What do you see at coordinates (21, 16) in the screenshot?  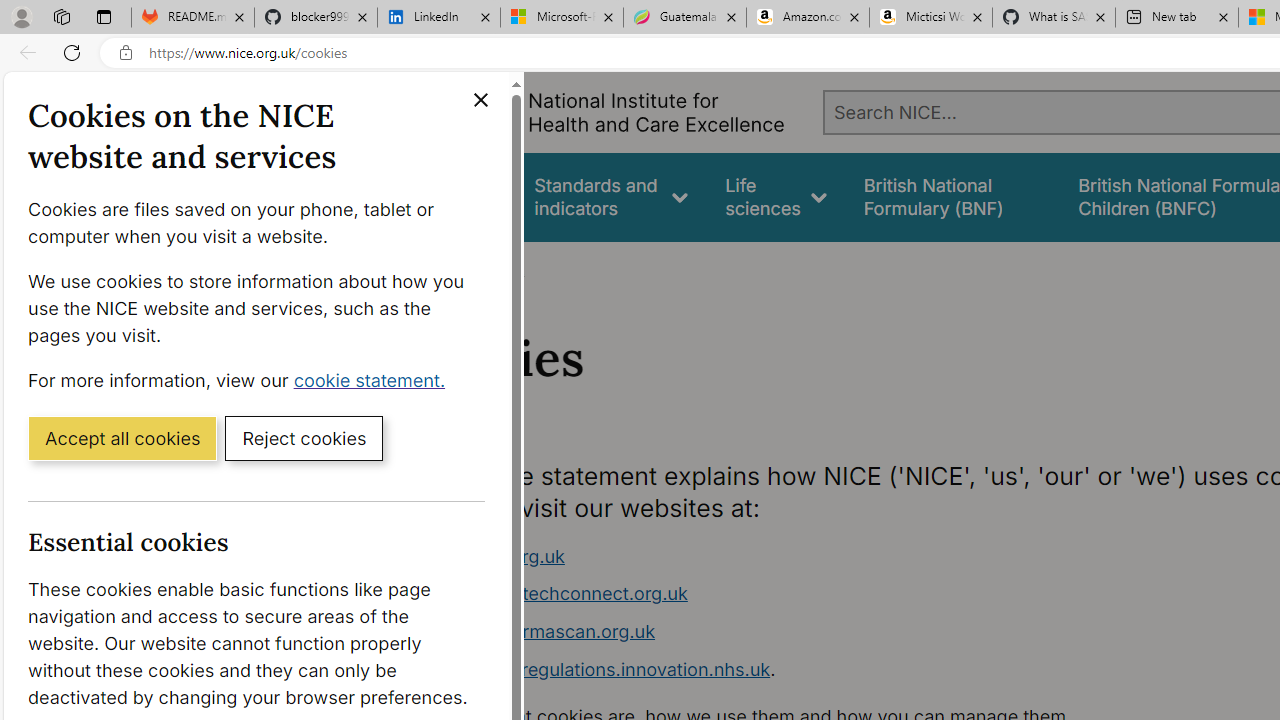 I see `'Personal Profile'` at bounding box center [21, 16].